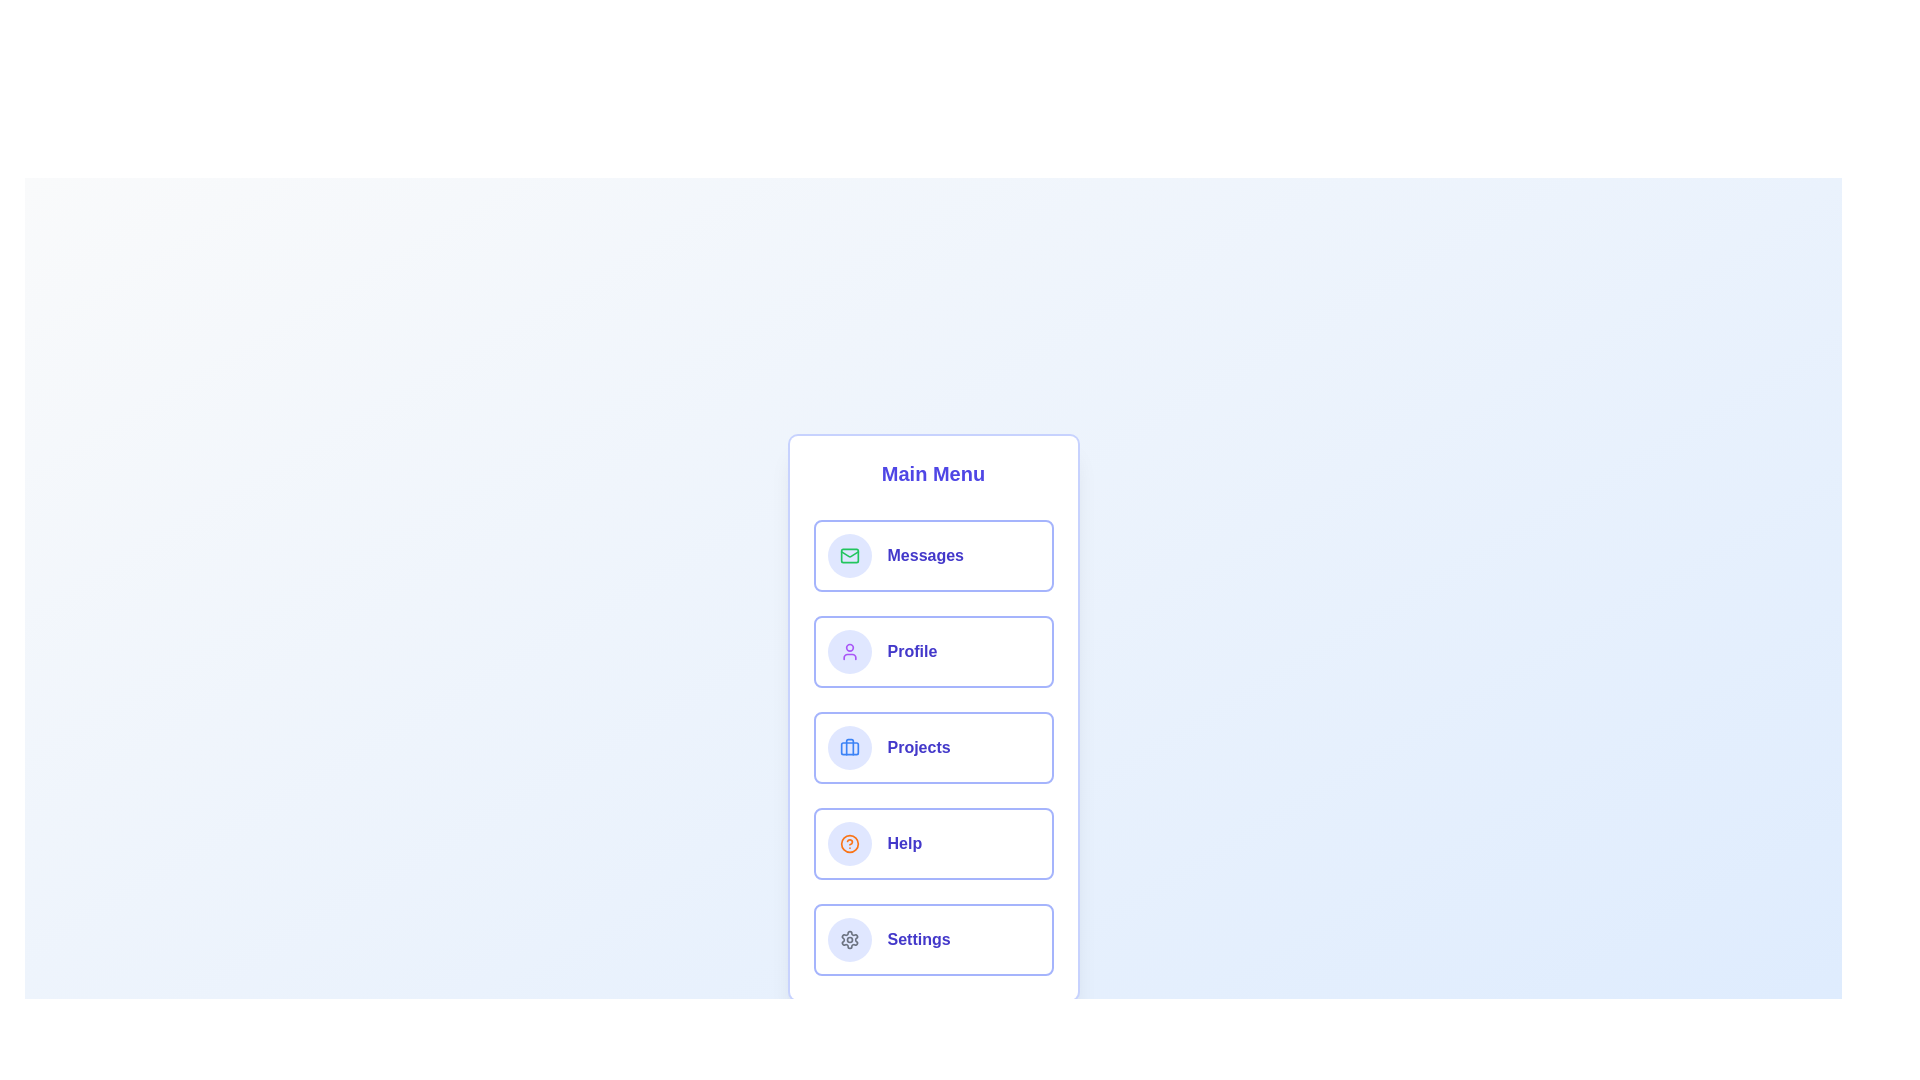 Image resolution: width=1920 pixels, height=1080 pixels. Describe the element at coordinates (932, 940) in the screenshot. I see `the menu item labeled Settings` at that location.